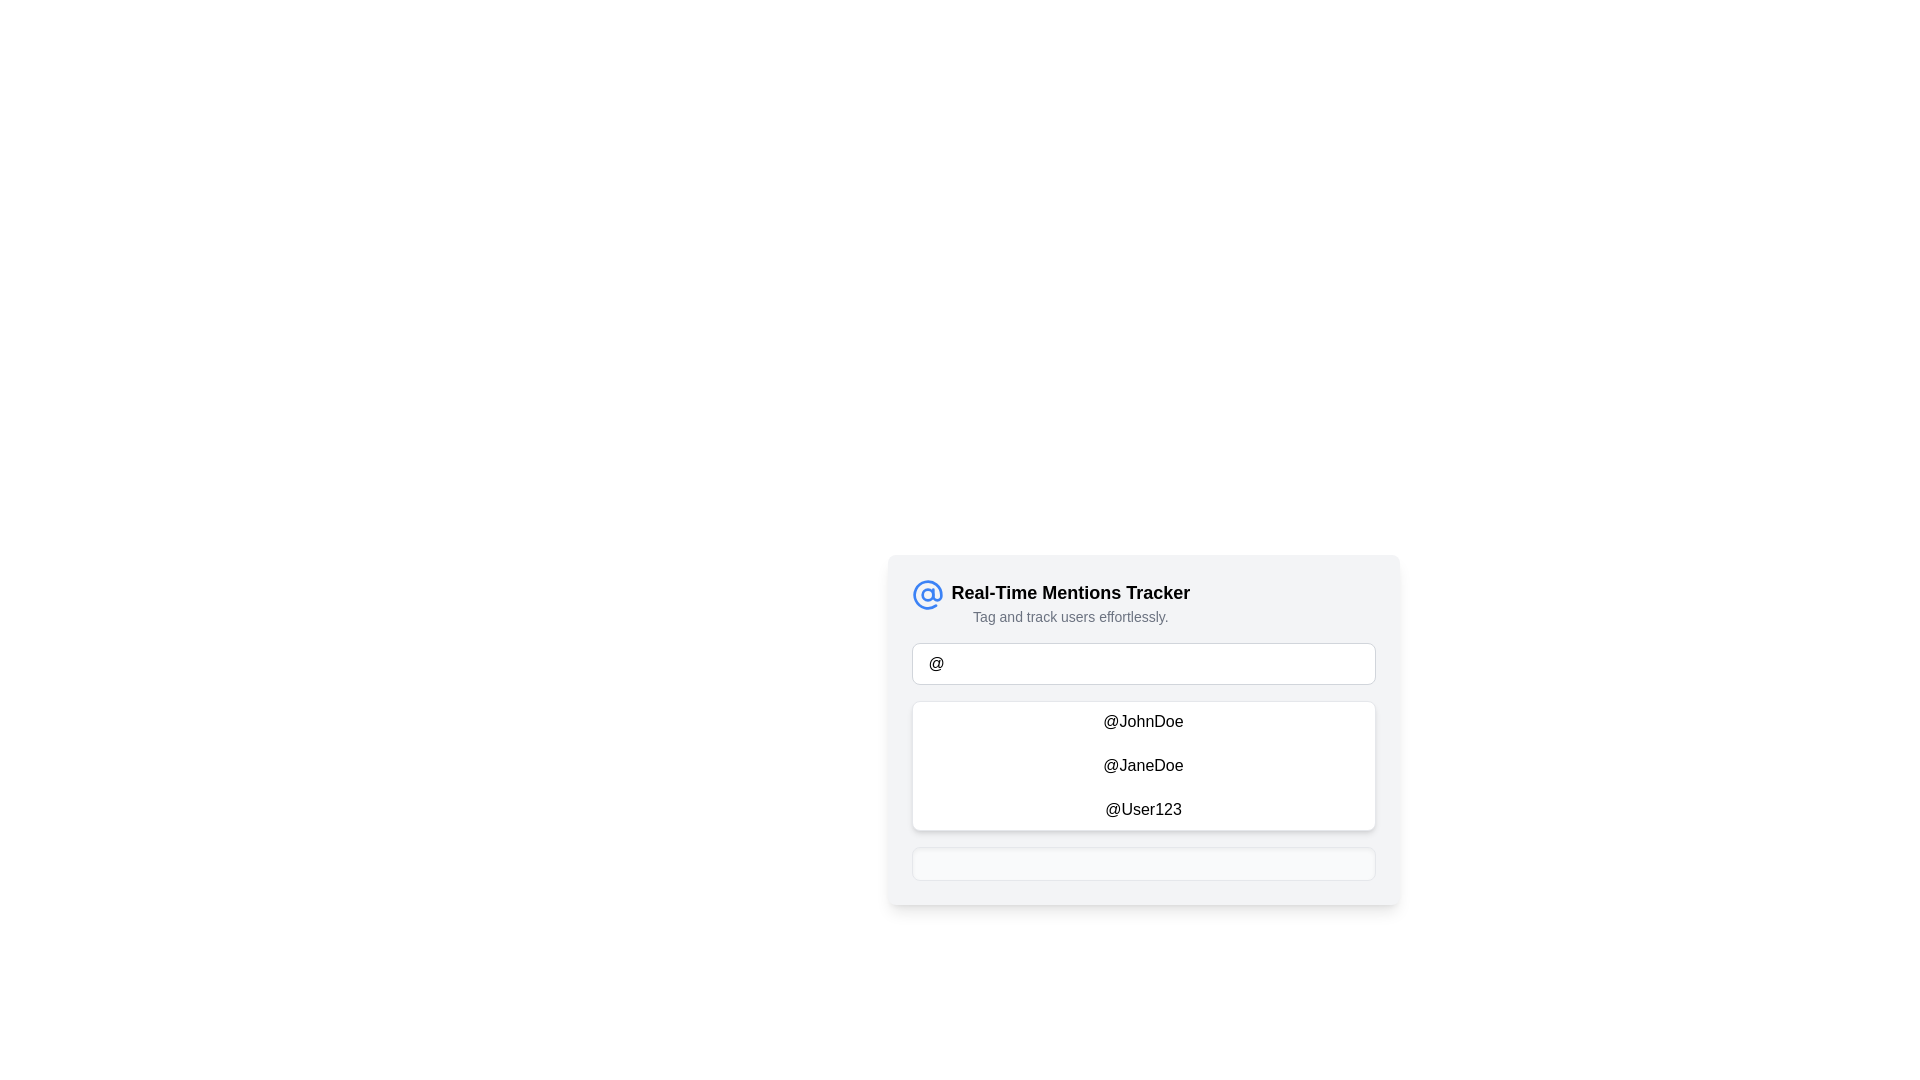 The width and height of the screenshot is (1920, 1080). Describe the element at coordinates (1069, 601) in the screenshot. I see `the descriptive header text block located at the top portion of the rectangular card interface, positioned to the right of a blue '@' icon` at that location.